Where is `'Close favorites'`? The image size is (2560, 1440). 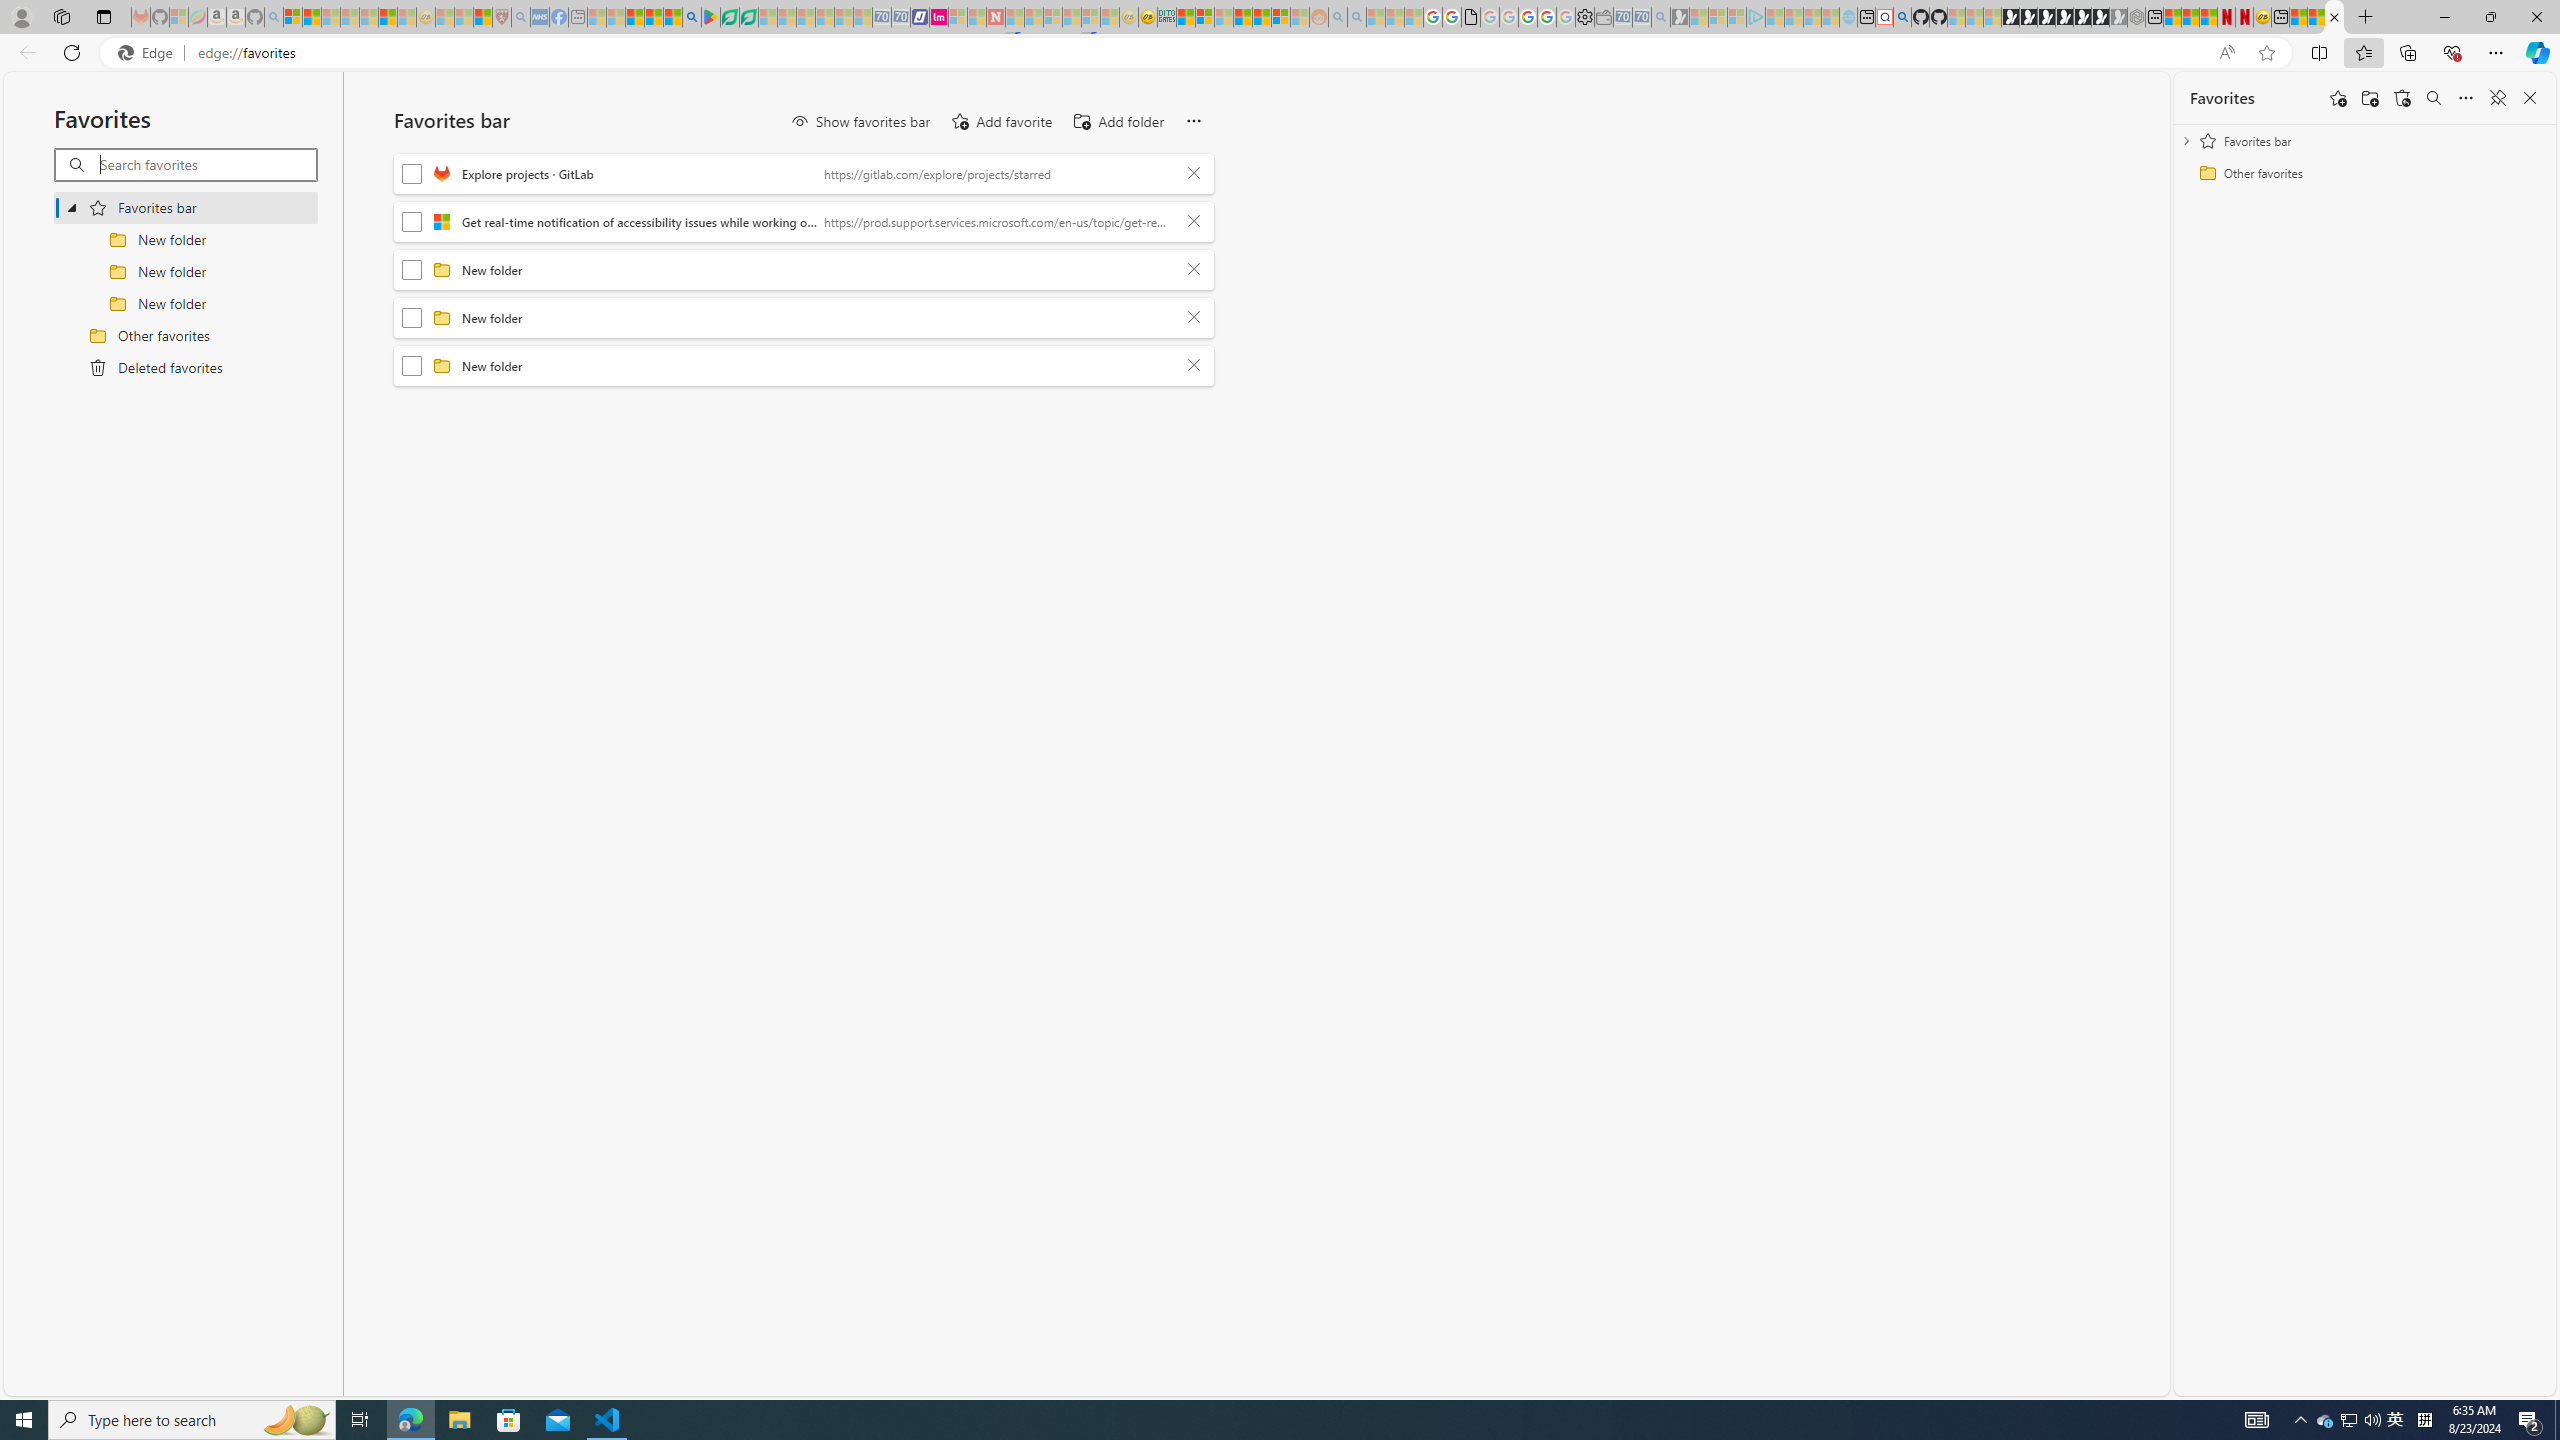
'Close favorites' is located at coordinates (2530, 96).